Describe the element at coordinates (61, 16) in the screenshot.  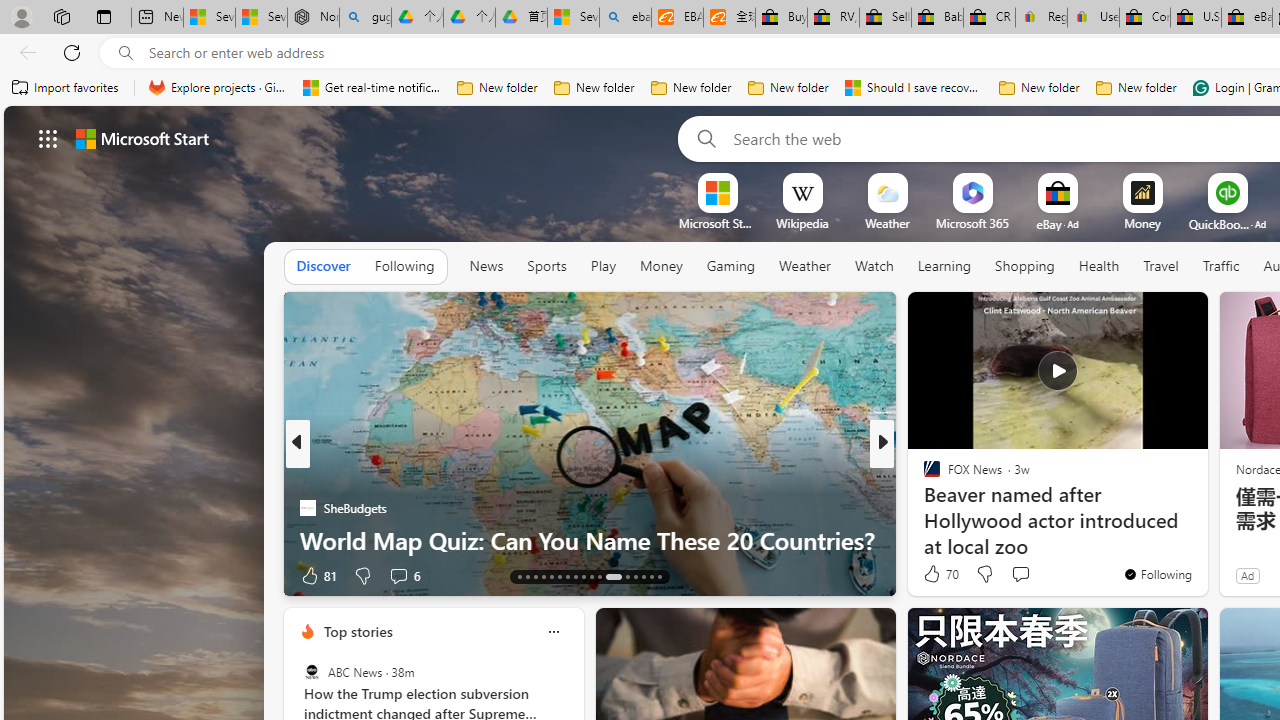
I see `'Workspaces'` at that location.